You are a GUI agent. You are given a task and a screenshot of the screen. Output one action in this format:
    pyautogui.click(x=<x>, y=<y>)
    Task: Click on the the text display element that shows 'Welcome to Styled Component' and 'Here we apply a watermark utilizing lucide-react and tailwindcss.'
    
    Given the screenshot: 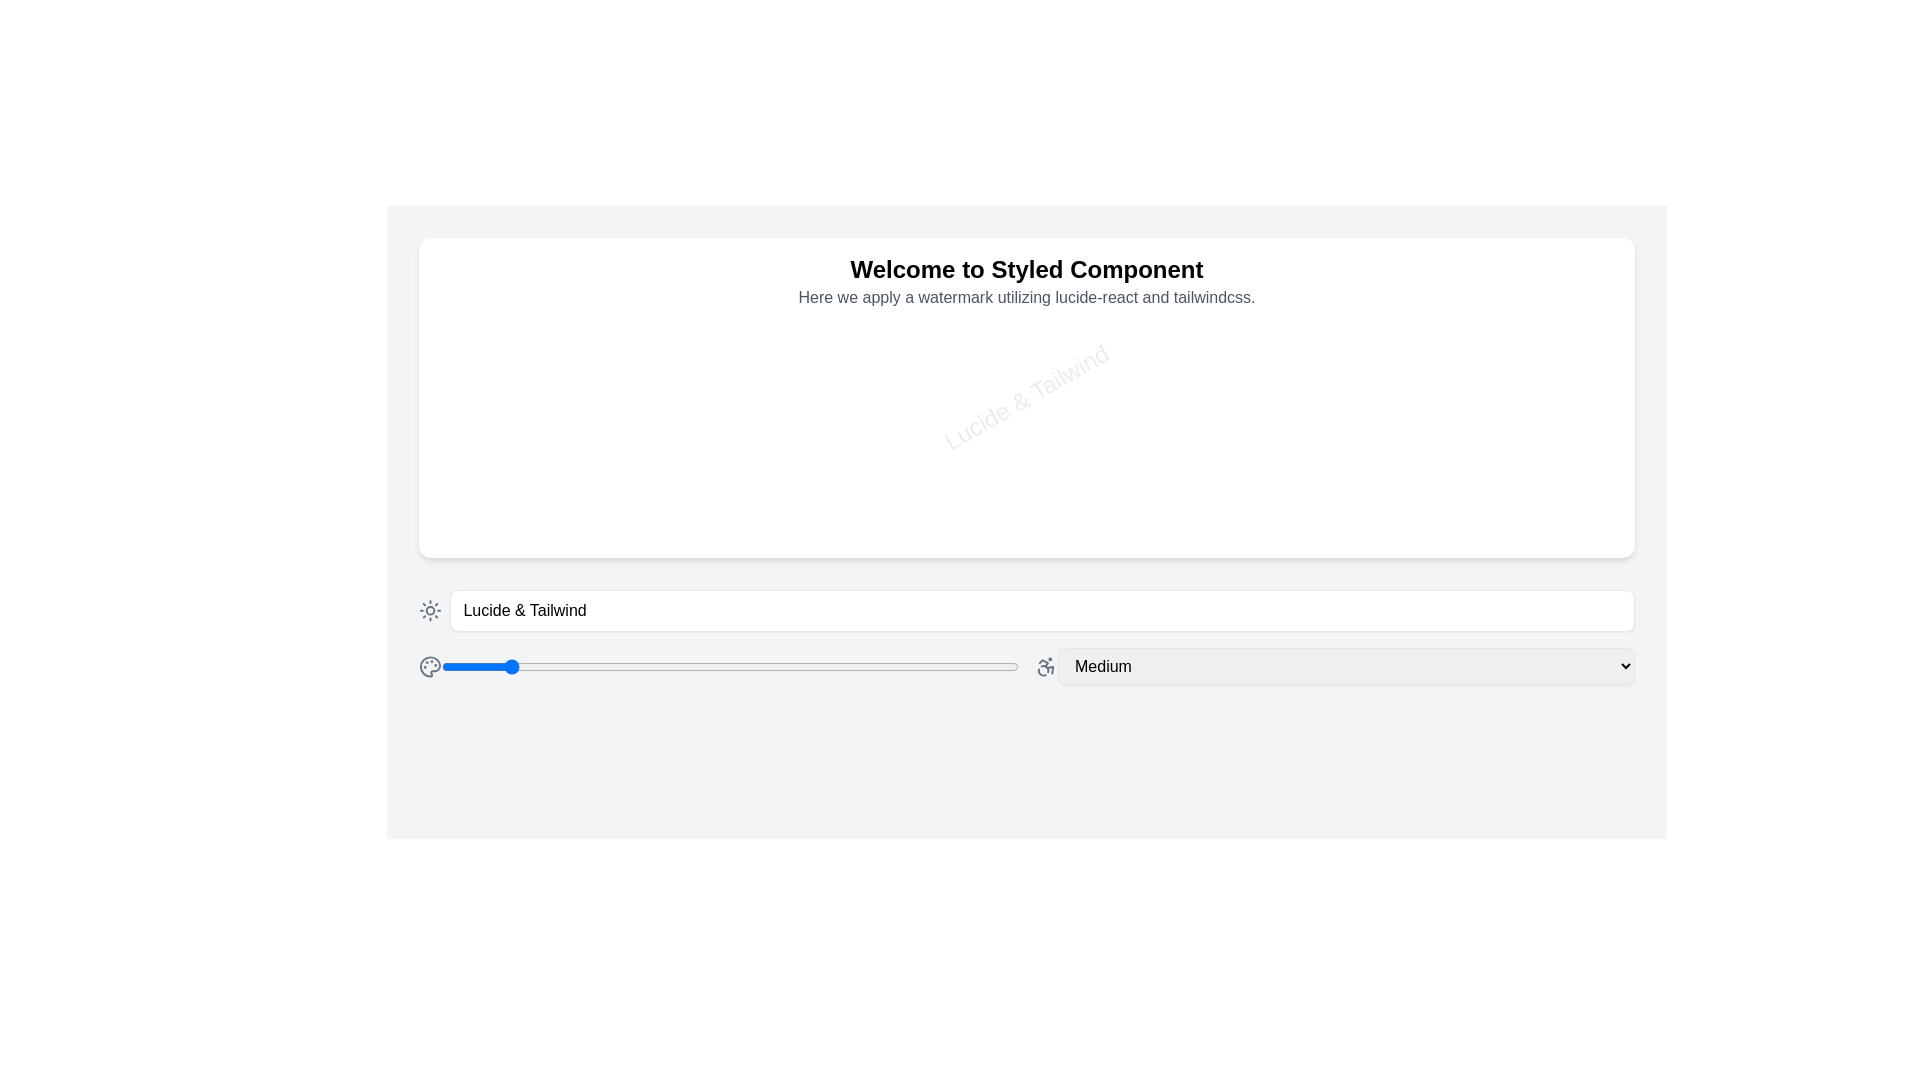 What is the action you would take?
    pyautogui.click(x=1027, y=281)
    